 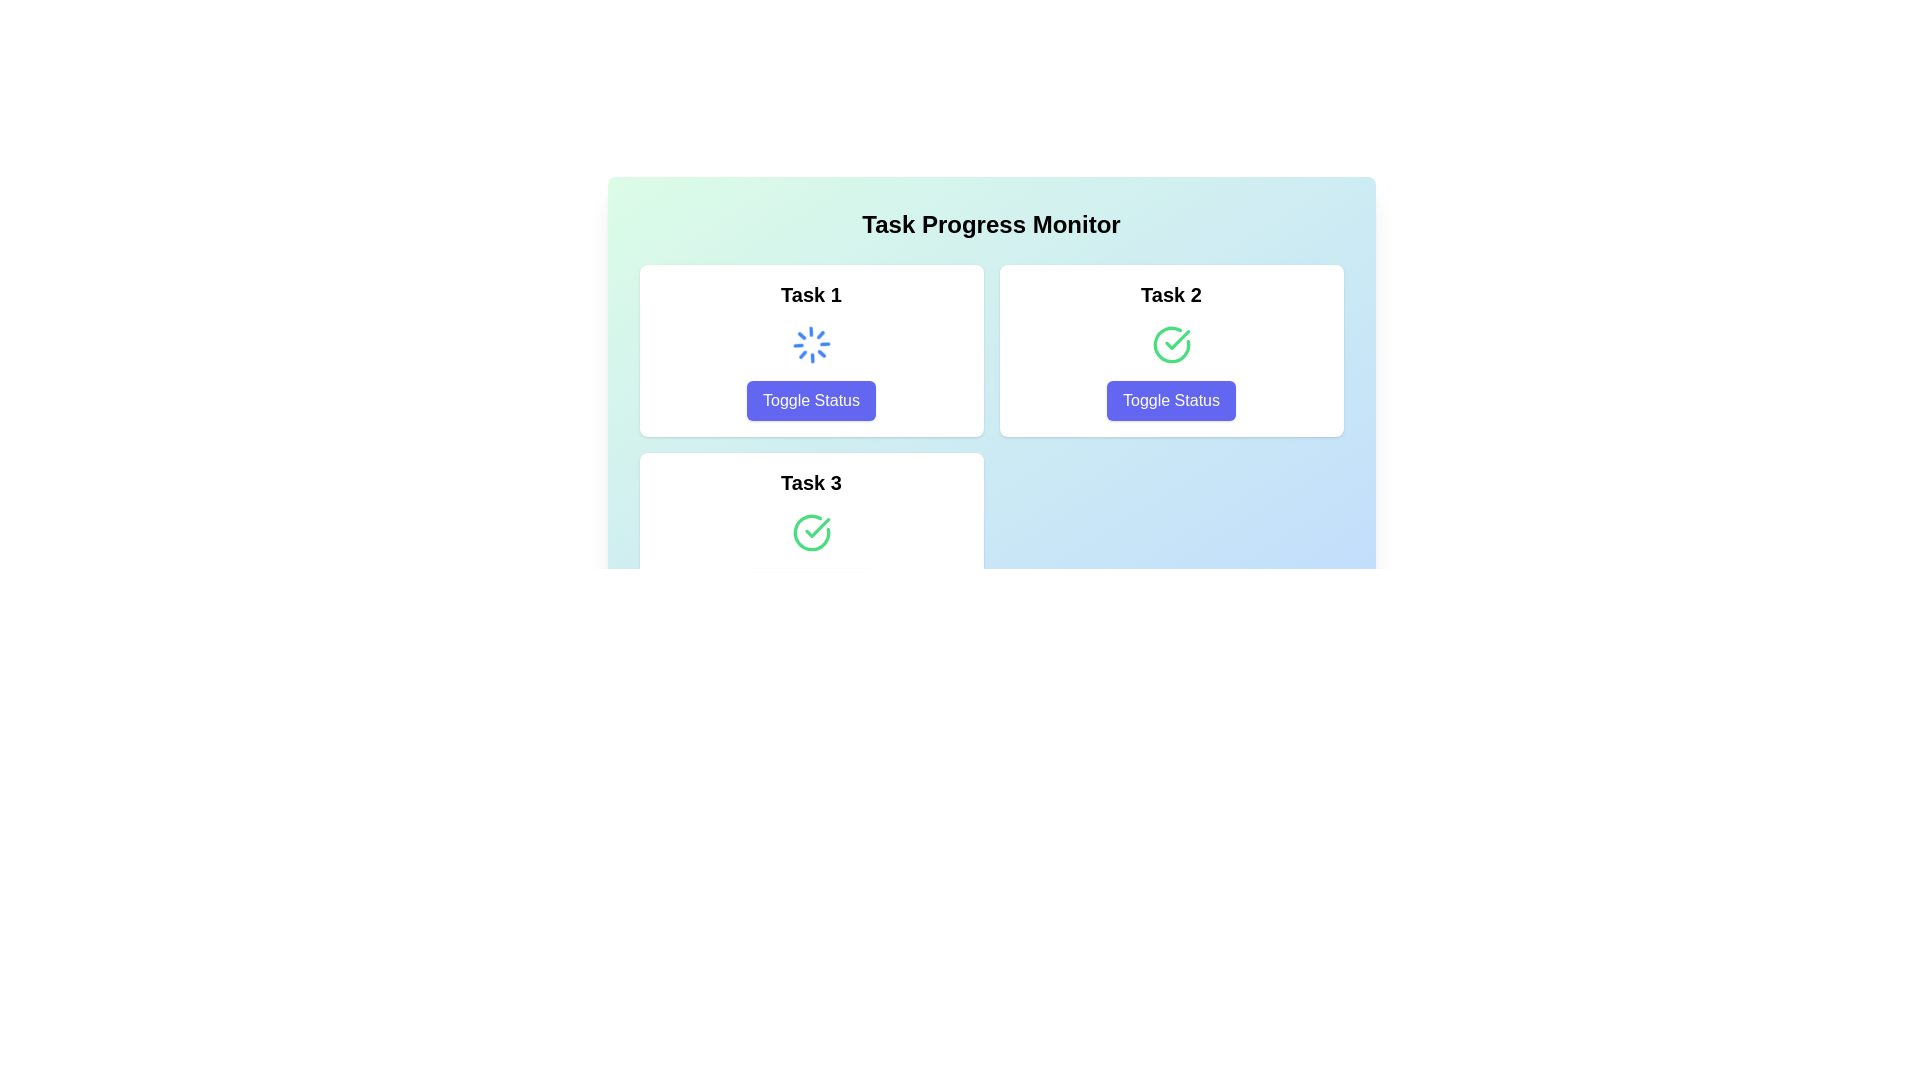 What do you see at coordinates (811, 294) in the screenshot?
I see `the text label that serves as a header or identifier for the associated task, located in the top left card on a grid layout, positioned above a spinner icon and a 'Toggle Status' button` at bounding box center [811, 294].